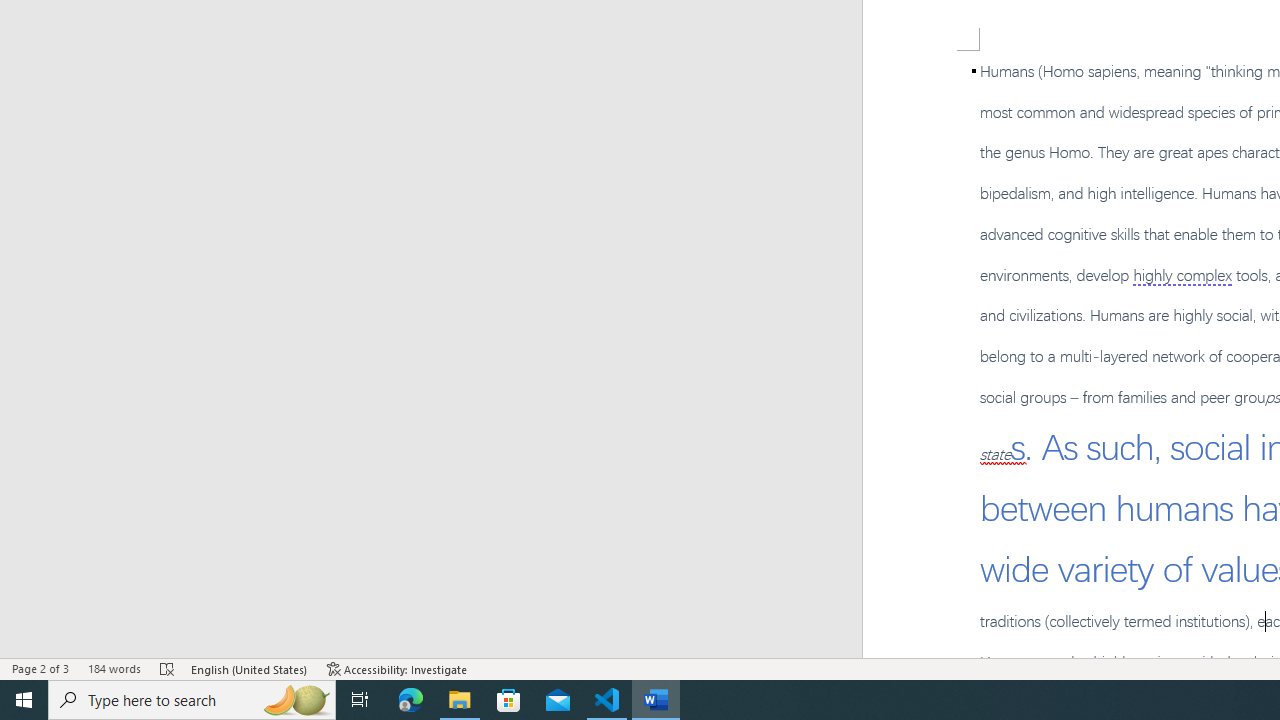 The image size is (1280, 720). Describe the element at coordinates (397, 669) in the screenshot. I see `'Accessibility Checker Accessibility: Investigate'` at that location.